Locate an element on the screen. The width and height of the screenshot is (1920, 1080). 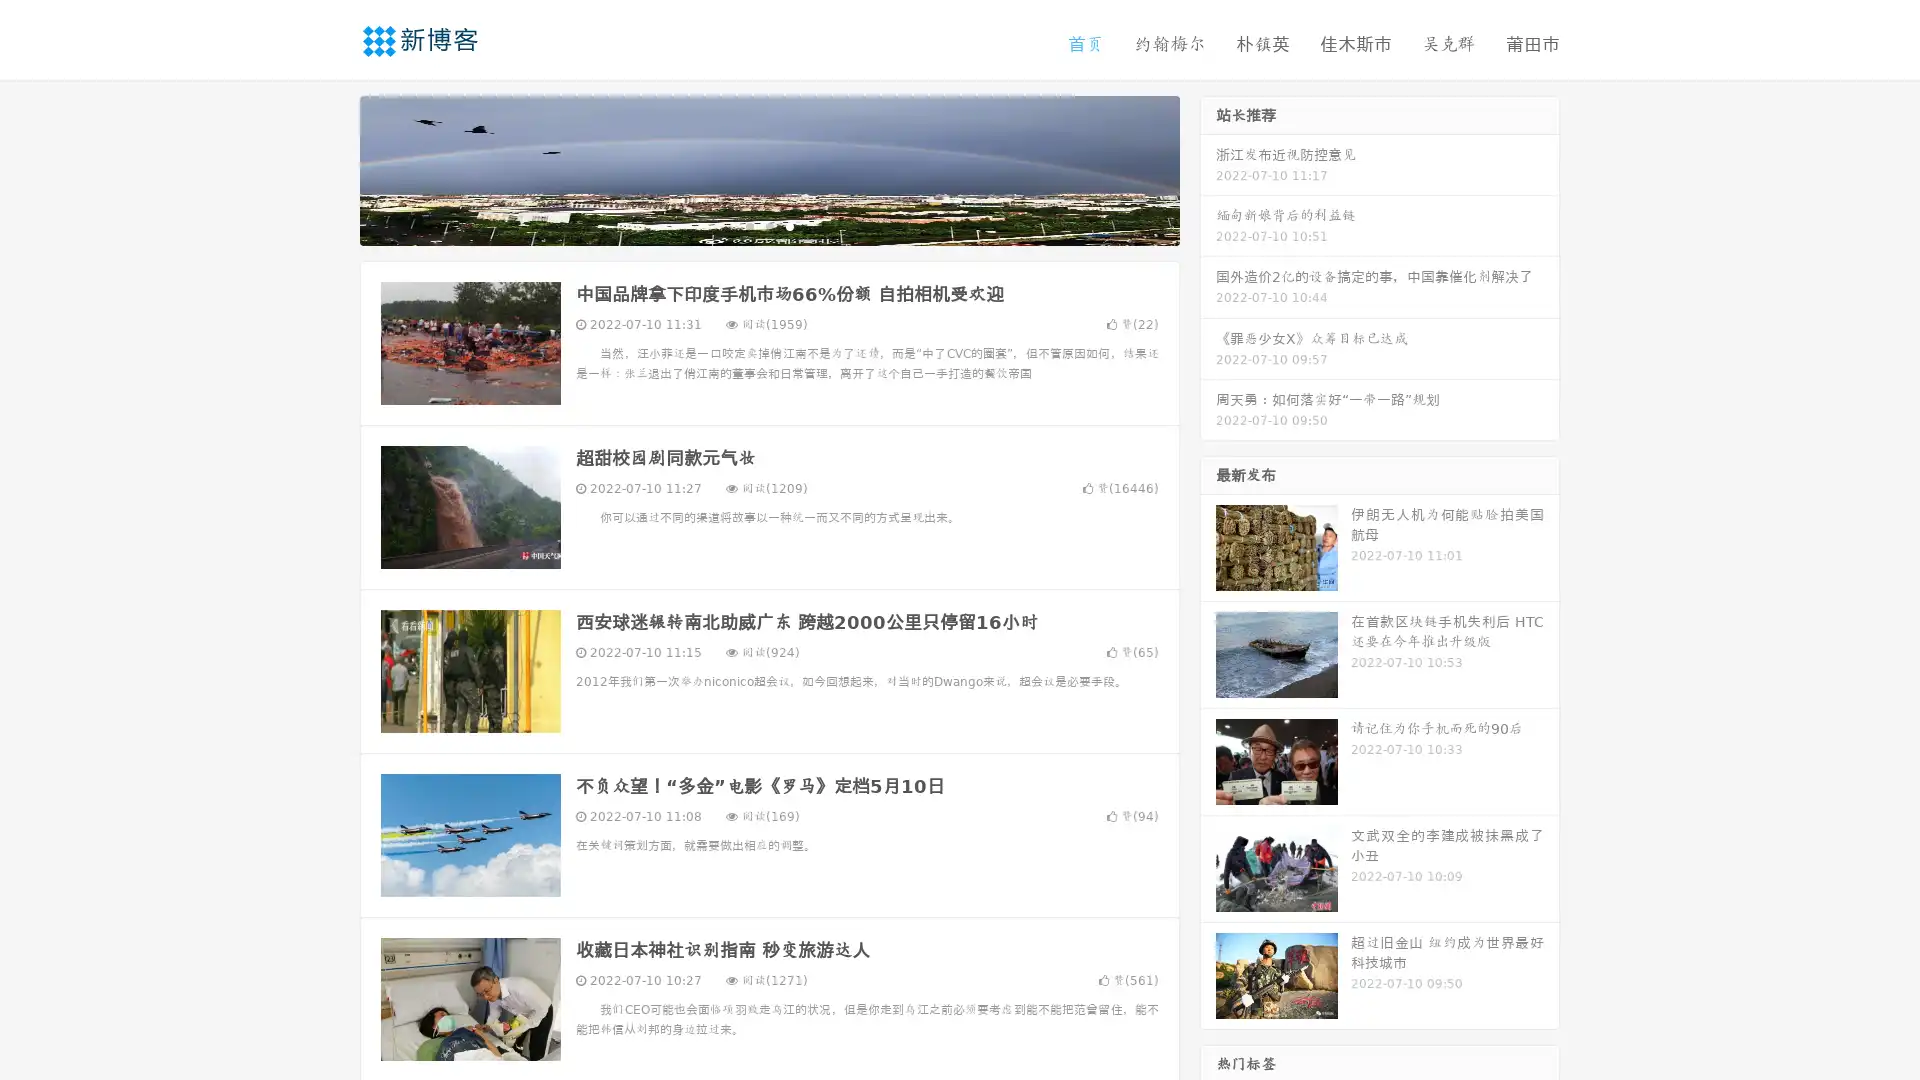
Go to slide 2 is located at coordinates (768, 225).